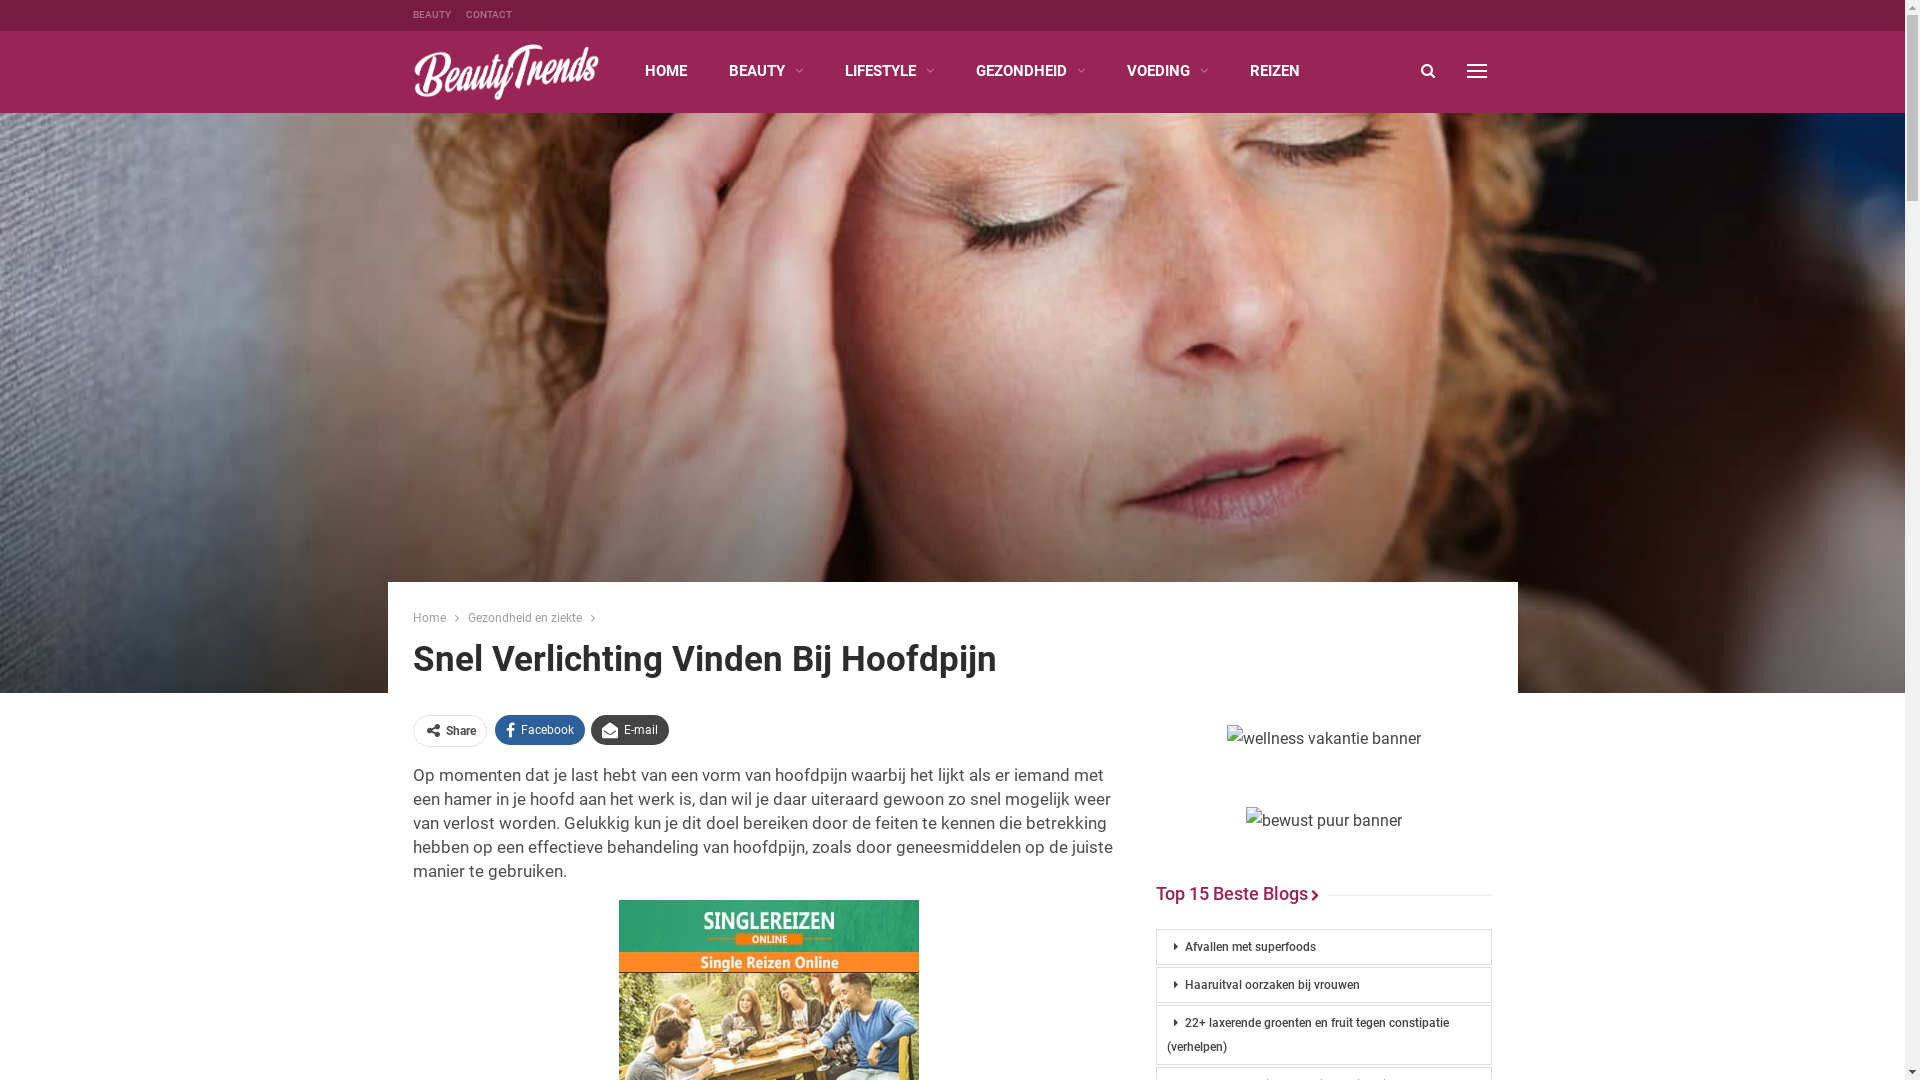  What do you see at coordinates (1324, 983) in the screenshot?
I see `'Haaruitval oorzaken bij vrouwen'` at bounding box center [1324, 983].